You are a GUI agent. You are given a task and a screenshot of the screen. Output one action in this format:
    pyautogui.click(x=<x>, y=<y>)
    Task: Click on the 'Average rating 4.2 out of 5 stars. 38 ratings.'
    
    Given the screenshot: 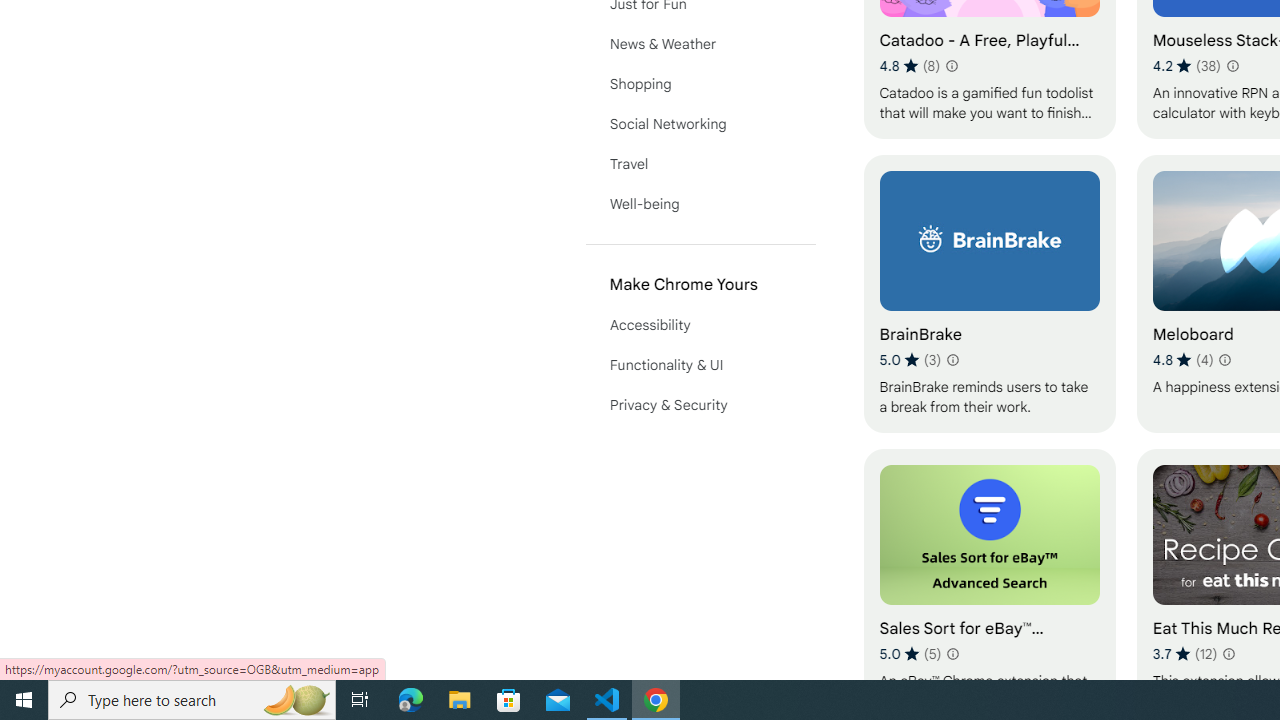 What is the action you would take?
    pyautogui.click(x=1187, y=65)
    